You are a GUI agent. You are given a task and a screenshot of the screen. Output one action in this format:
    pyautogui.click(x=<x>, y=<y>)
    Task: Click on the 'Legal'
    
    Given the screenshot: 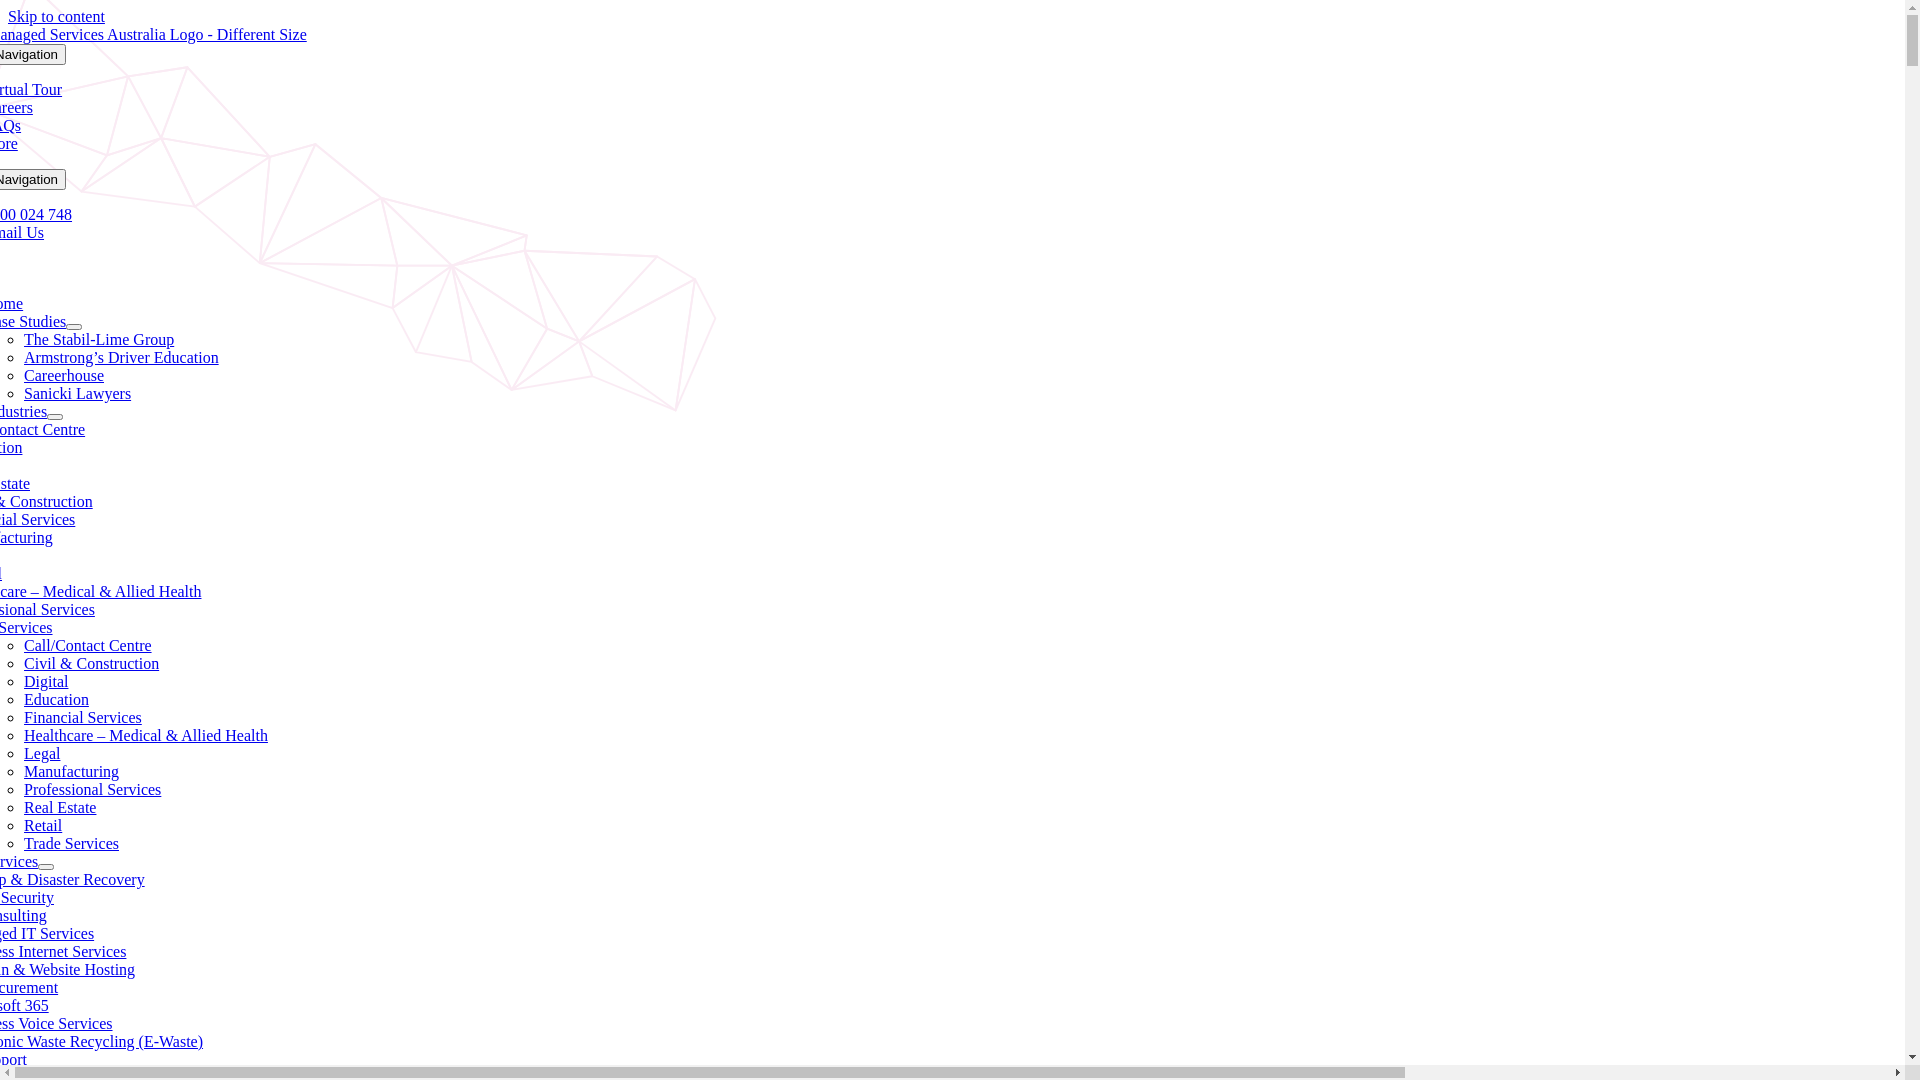 What is the action you would take?
    pyautogui.click(x=42, y=753)
    